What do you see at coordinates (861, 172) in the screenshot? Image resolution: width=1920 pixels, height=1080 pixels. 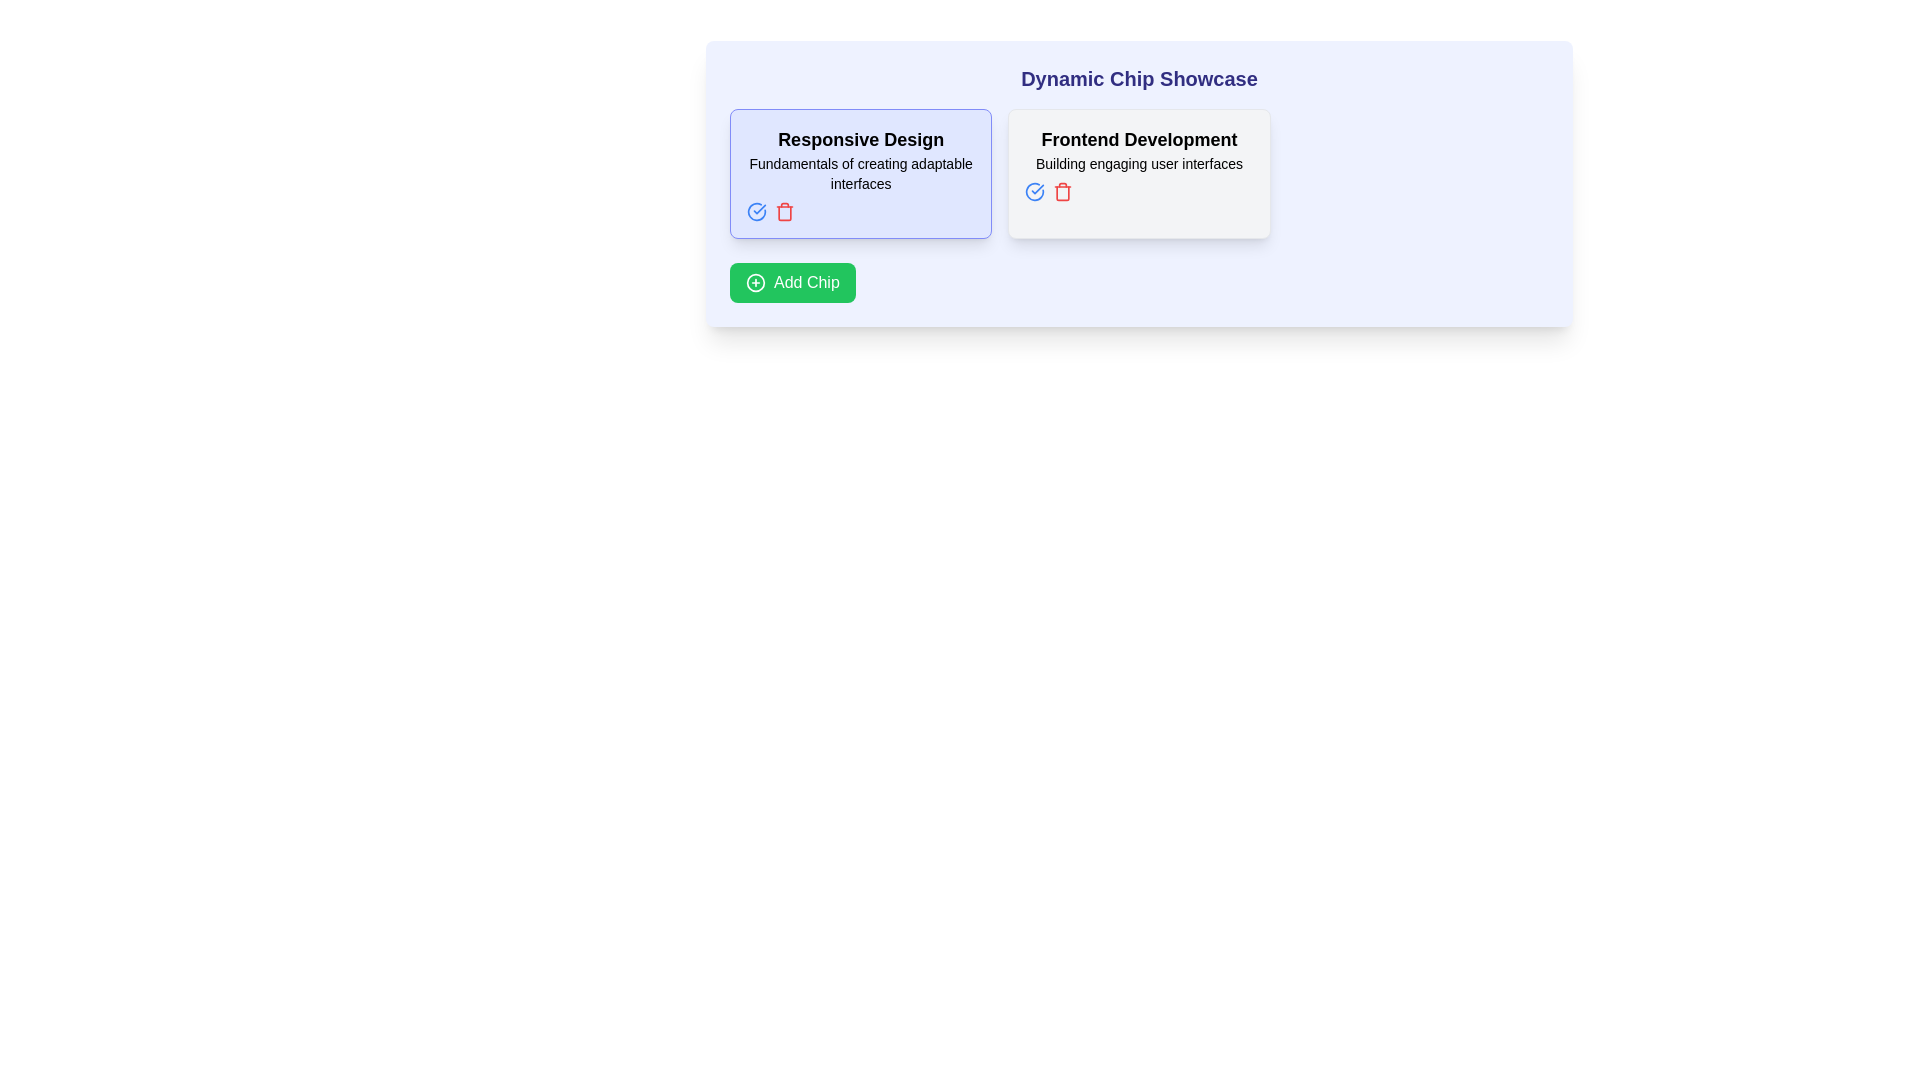 I see `the static text label displaying 'Fundamentals of creating adaptable interfaces' which is centrally aligned within its light indigo-colored card, positioned below 'Responsive Design'` at bounding box center [861, 172].